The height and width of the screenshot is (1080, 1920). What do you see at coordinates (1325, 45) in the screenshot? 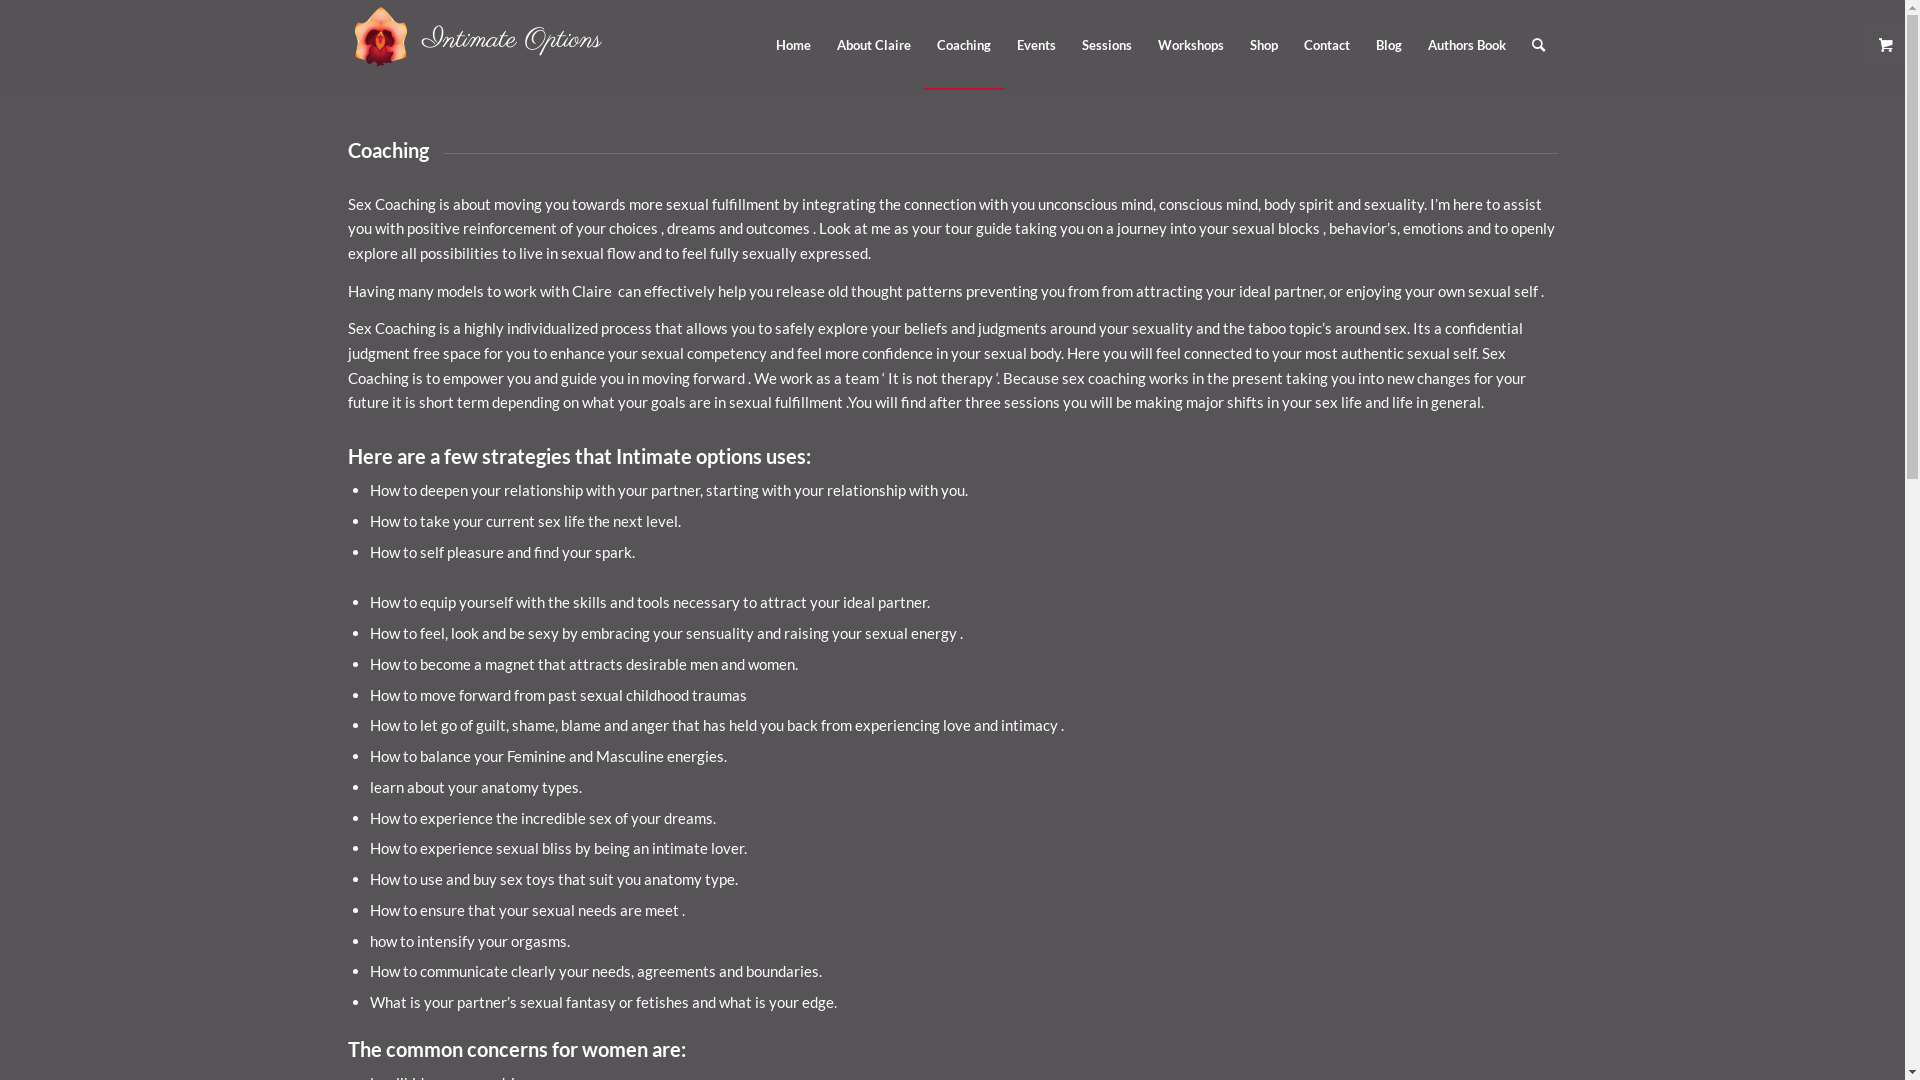
I see `'Contact'` at bounding box center [1325, 45].